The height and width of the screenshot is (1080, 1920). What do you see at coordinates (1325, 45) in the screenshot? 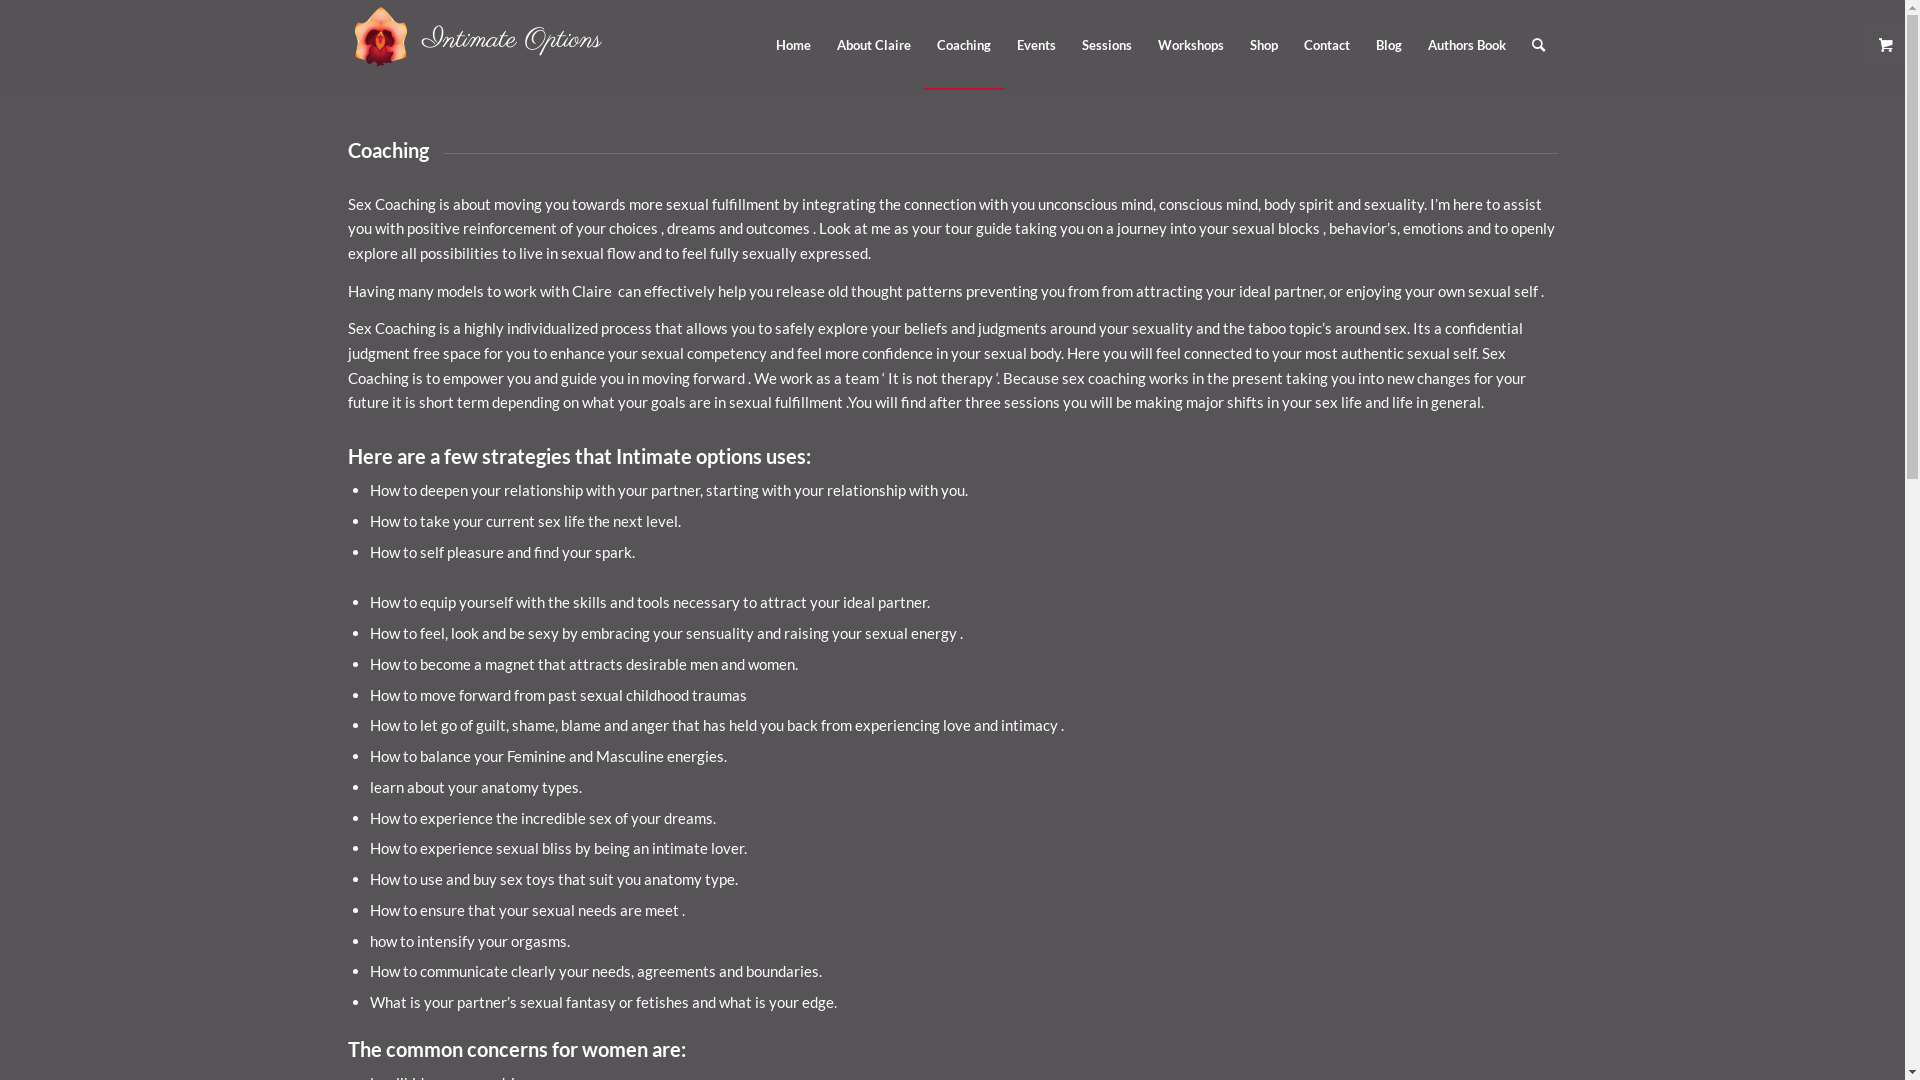
I see `'Contact'` at bounding box center [1325, 45].